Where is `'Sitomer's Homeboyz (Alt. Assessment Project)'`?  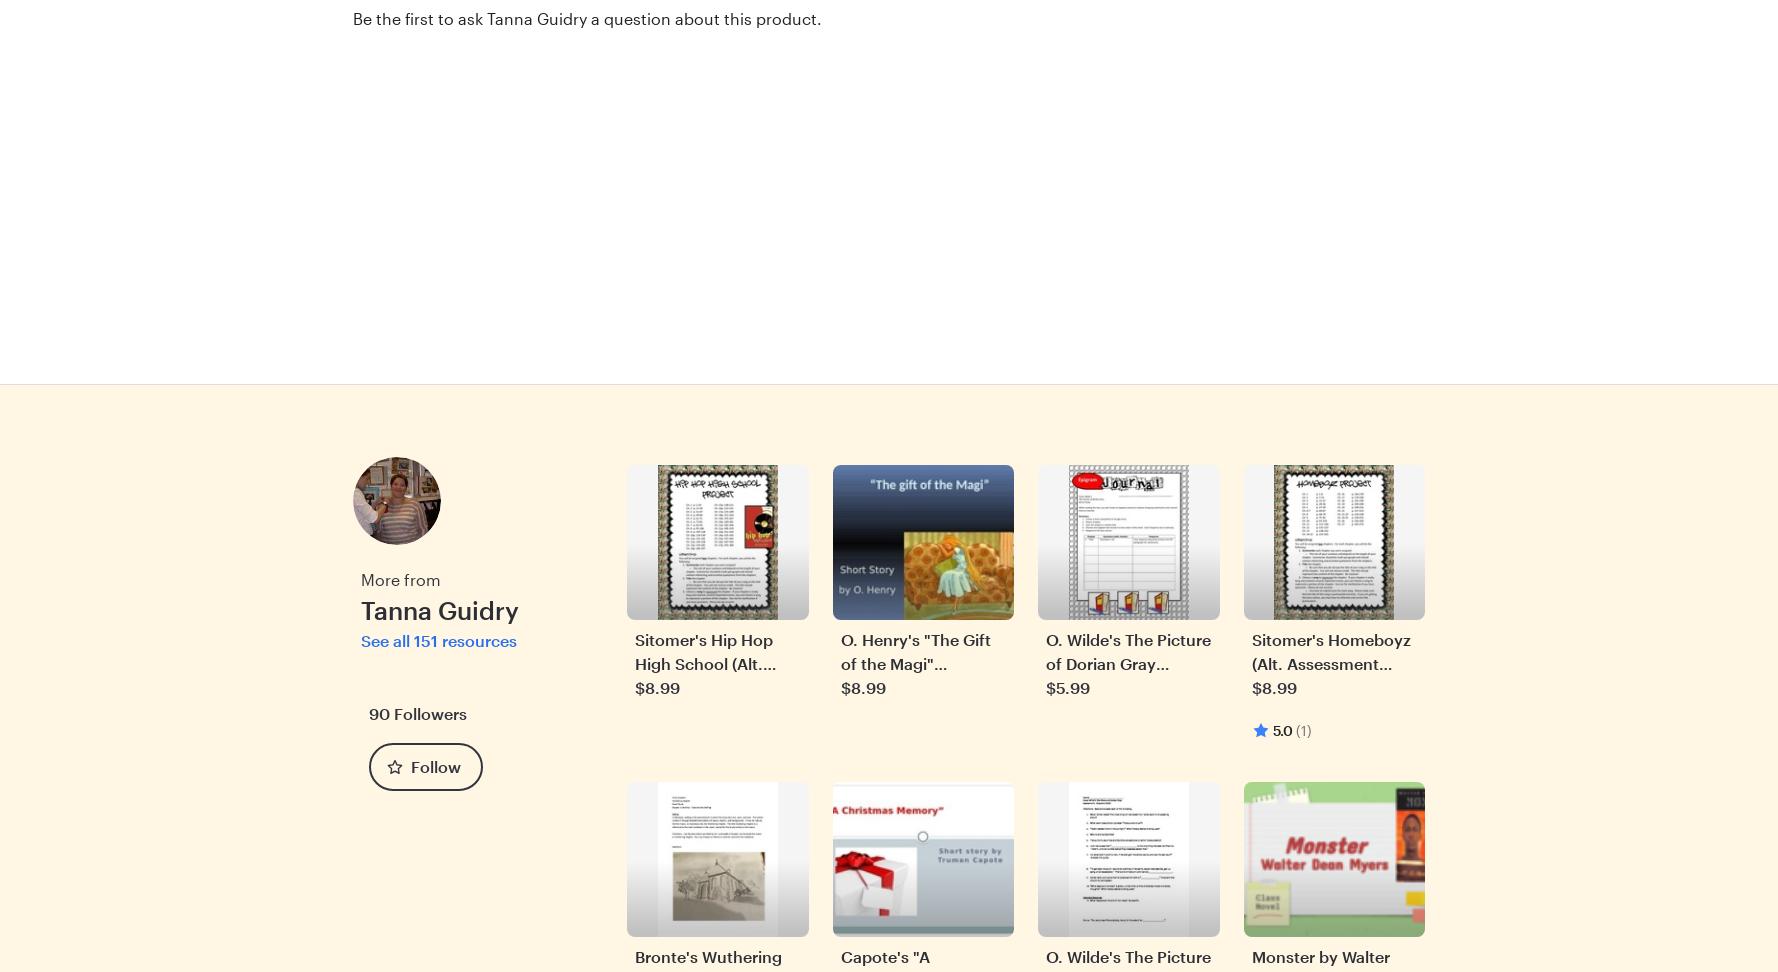
'Sitomer's Homeboyz (Alt. Assessment Project)' is located at coordinates (1330, 662).